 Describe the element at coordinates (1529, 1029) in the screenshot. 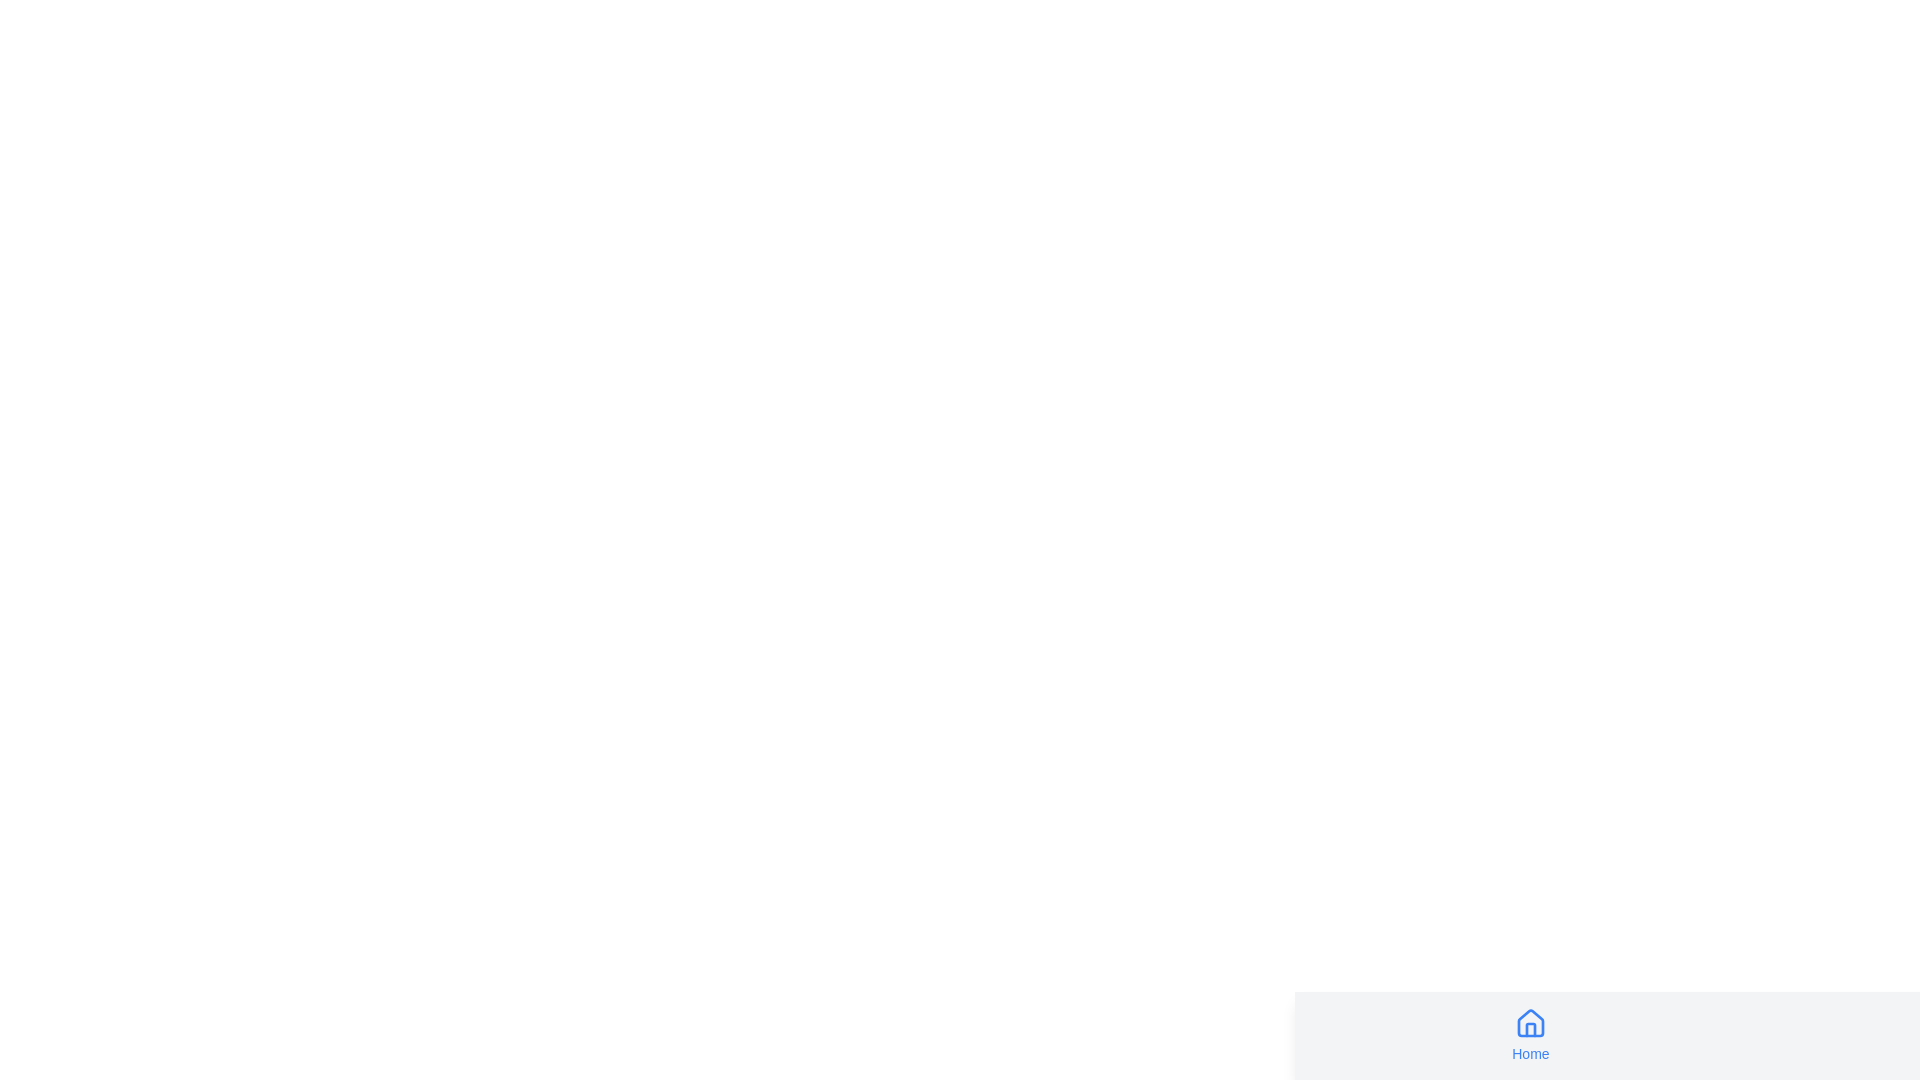

I see `the door-like feature at the base of the house icon, which is centrally aligned and colored with outlines consistent with the house graphic` at that location.